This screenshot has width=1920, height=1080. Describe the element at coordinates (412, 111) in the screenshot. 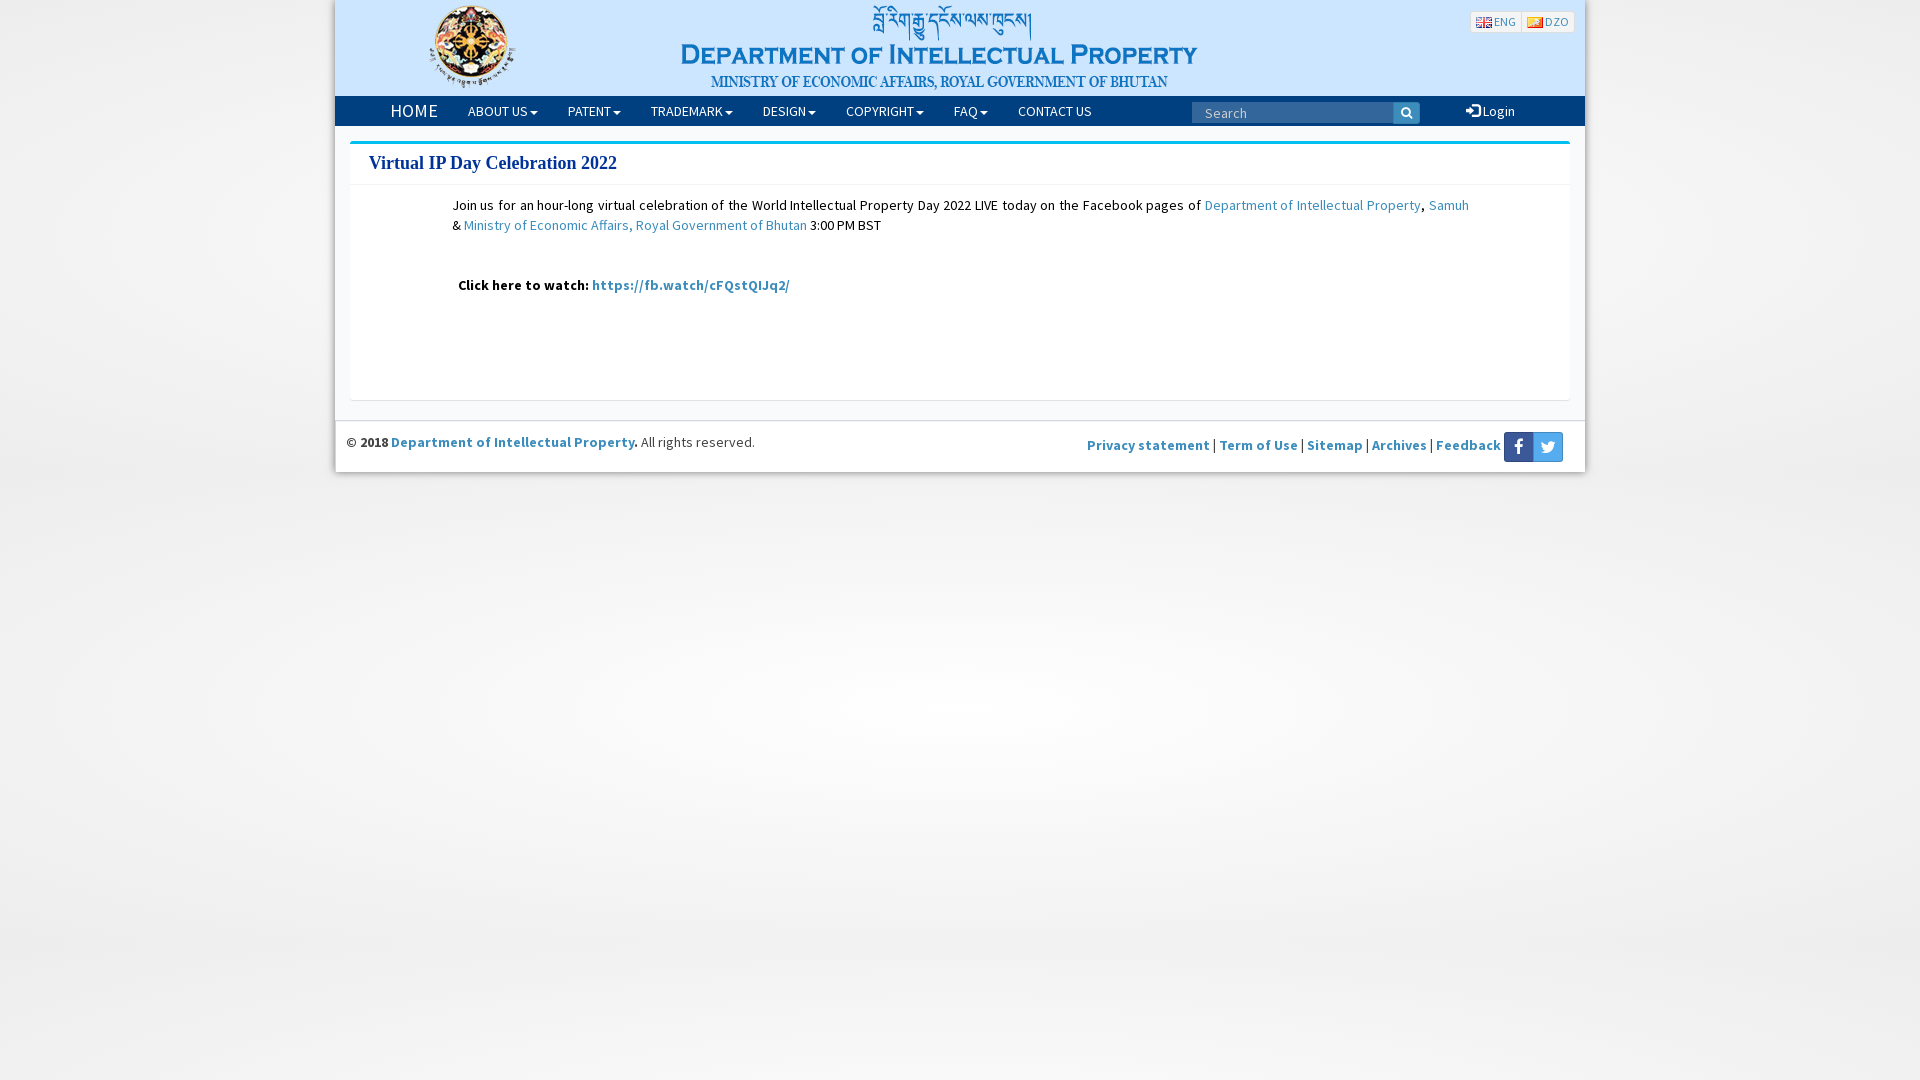

I see `'HOME'` at that location.